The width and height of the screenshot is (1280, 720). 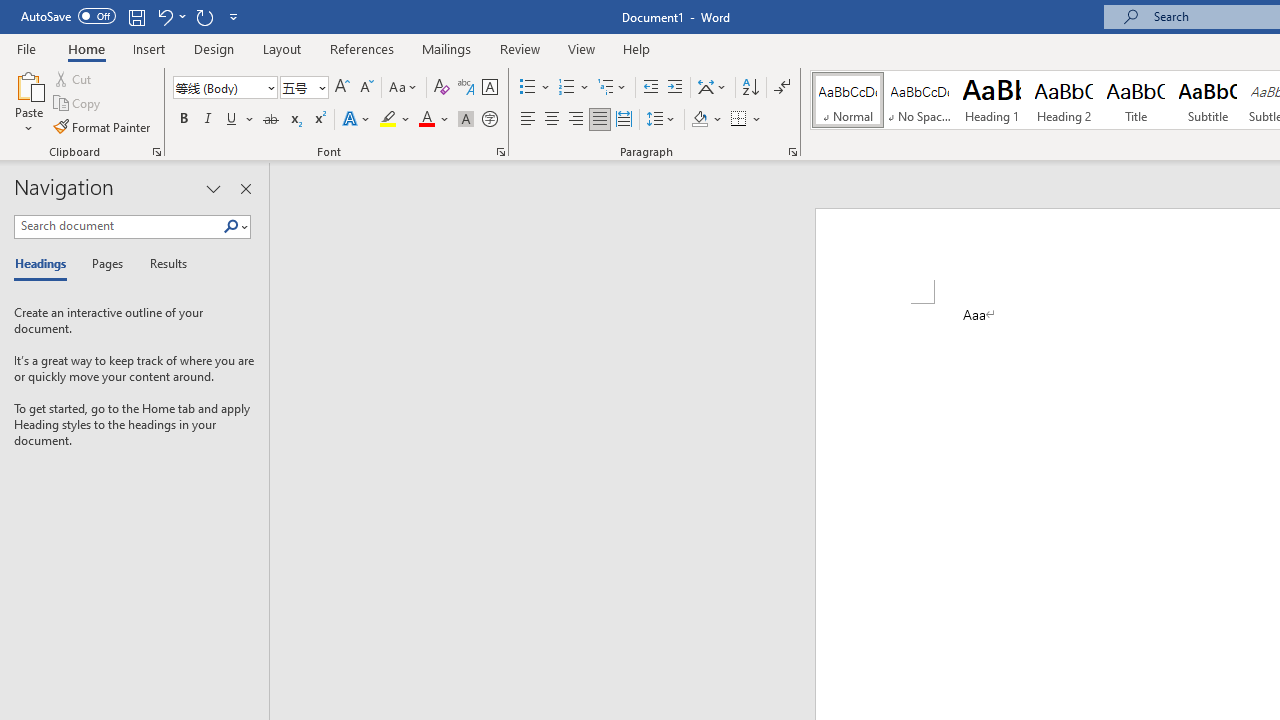 What do you see at coordinates (104, 264) in the screenshot?
I see `'Pages'` at bounding box center [104, 264].